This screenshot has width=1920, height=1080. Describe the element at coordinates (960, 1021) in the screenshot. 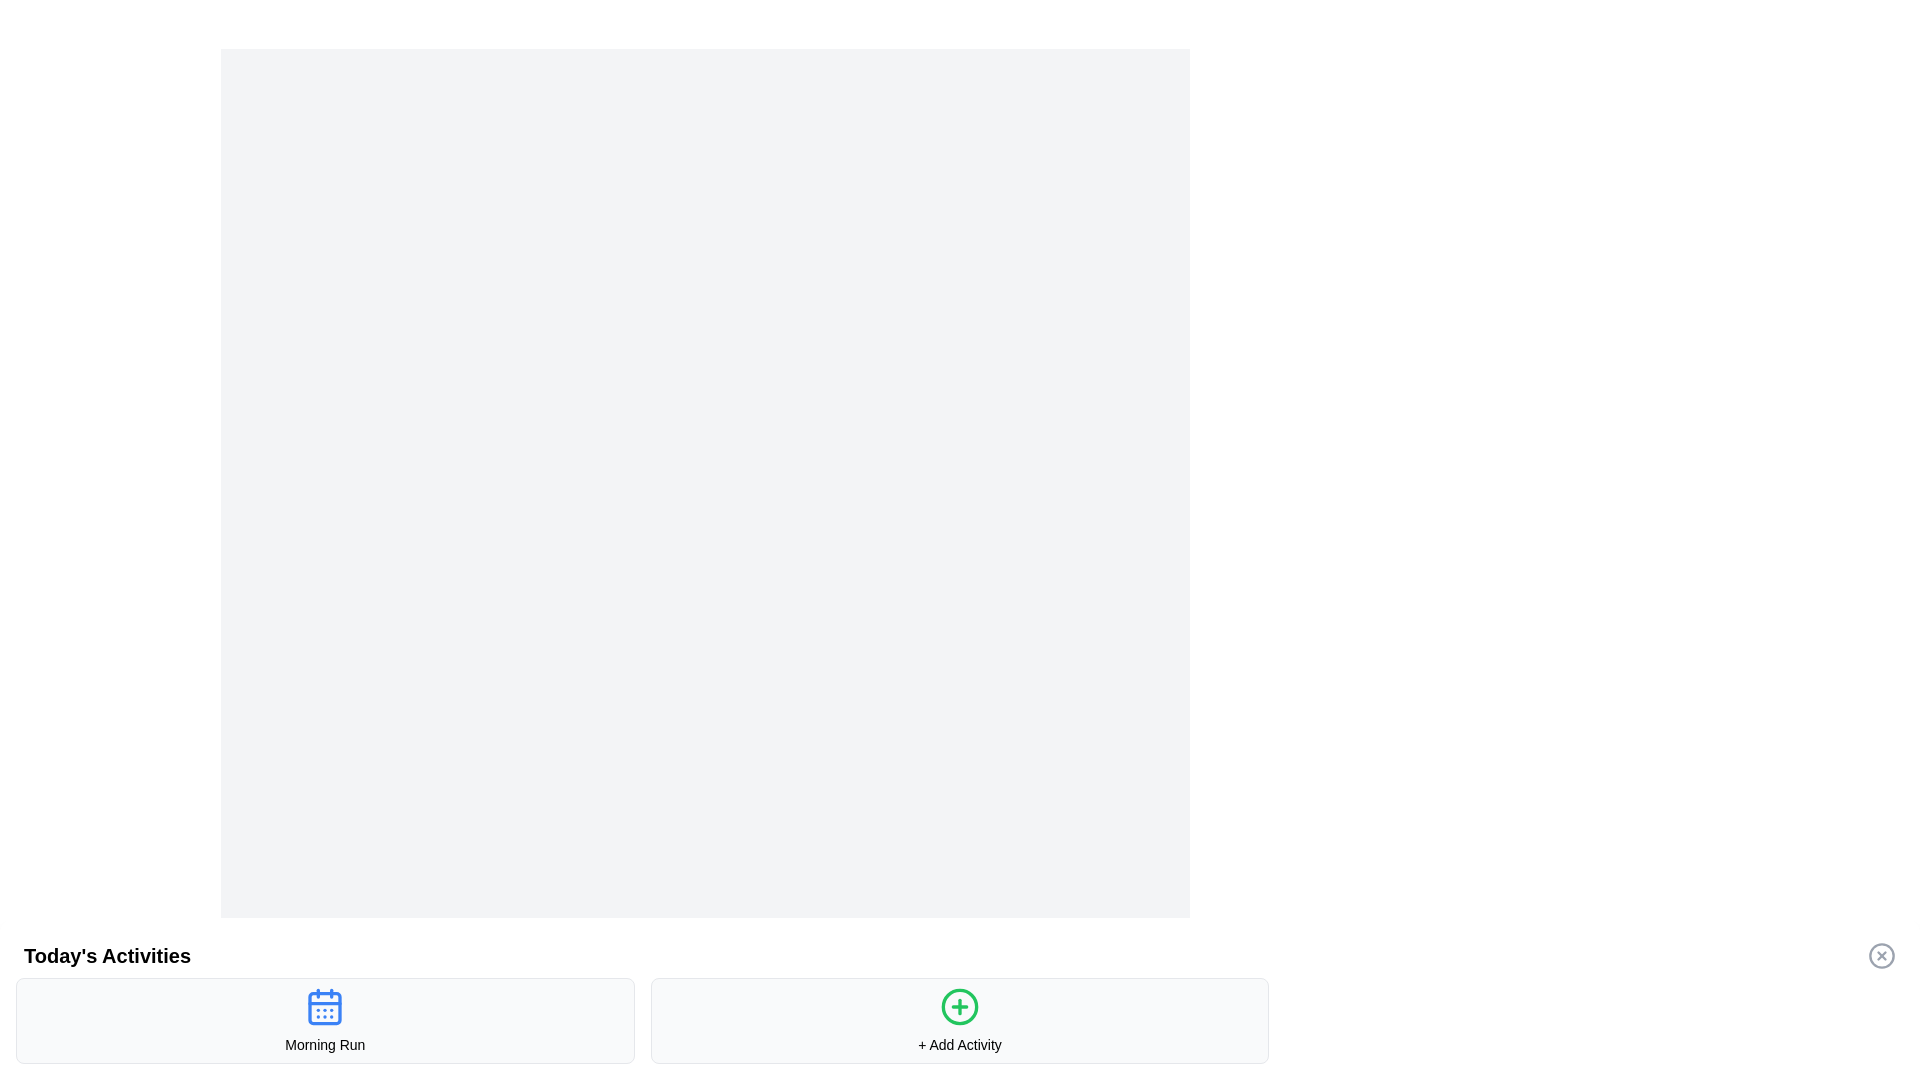

I see `the green plus button located to the right of the 'Morning Run' button in the bottom-middle area of the interface` at that location.